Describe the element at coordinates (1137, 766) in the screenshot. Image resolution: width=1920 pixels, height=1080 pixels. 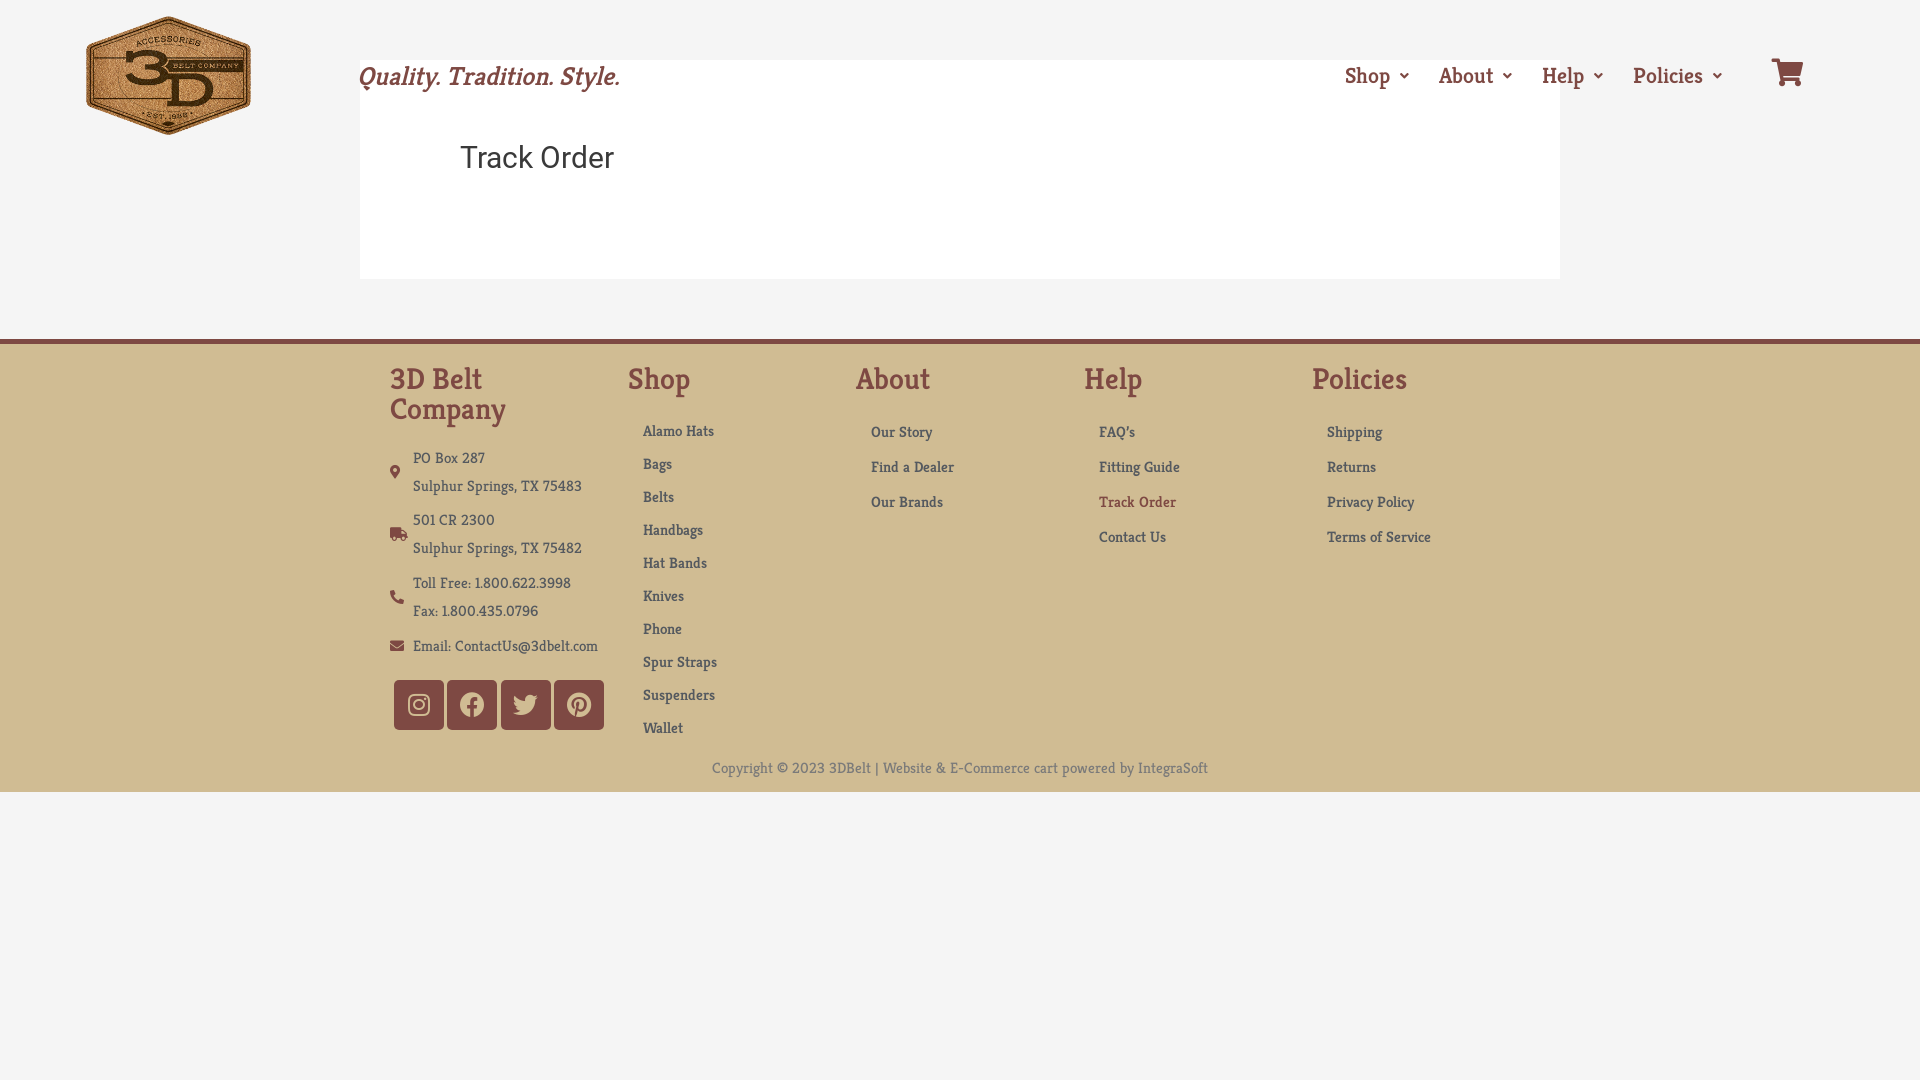
I see `'IntegraSoft'` at that location.